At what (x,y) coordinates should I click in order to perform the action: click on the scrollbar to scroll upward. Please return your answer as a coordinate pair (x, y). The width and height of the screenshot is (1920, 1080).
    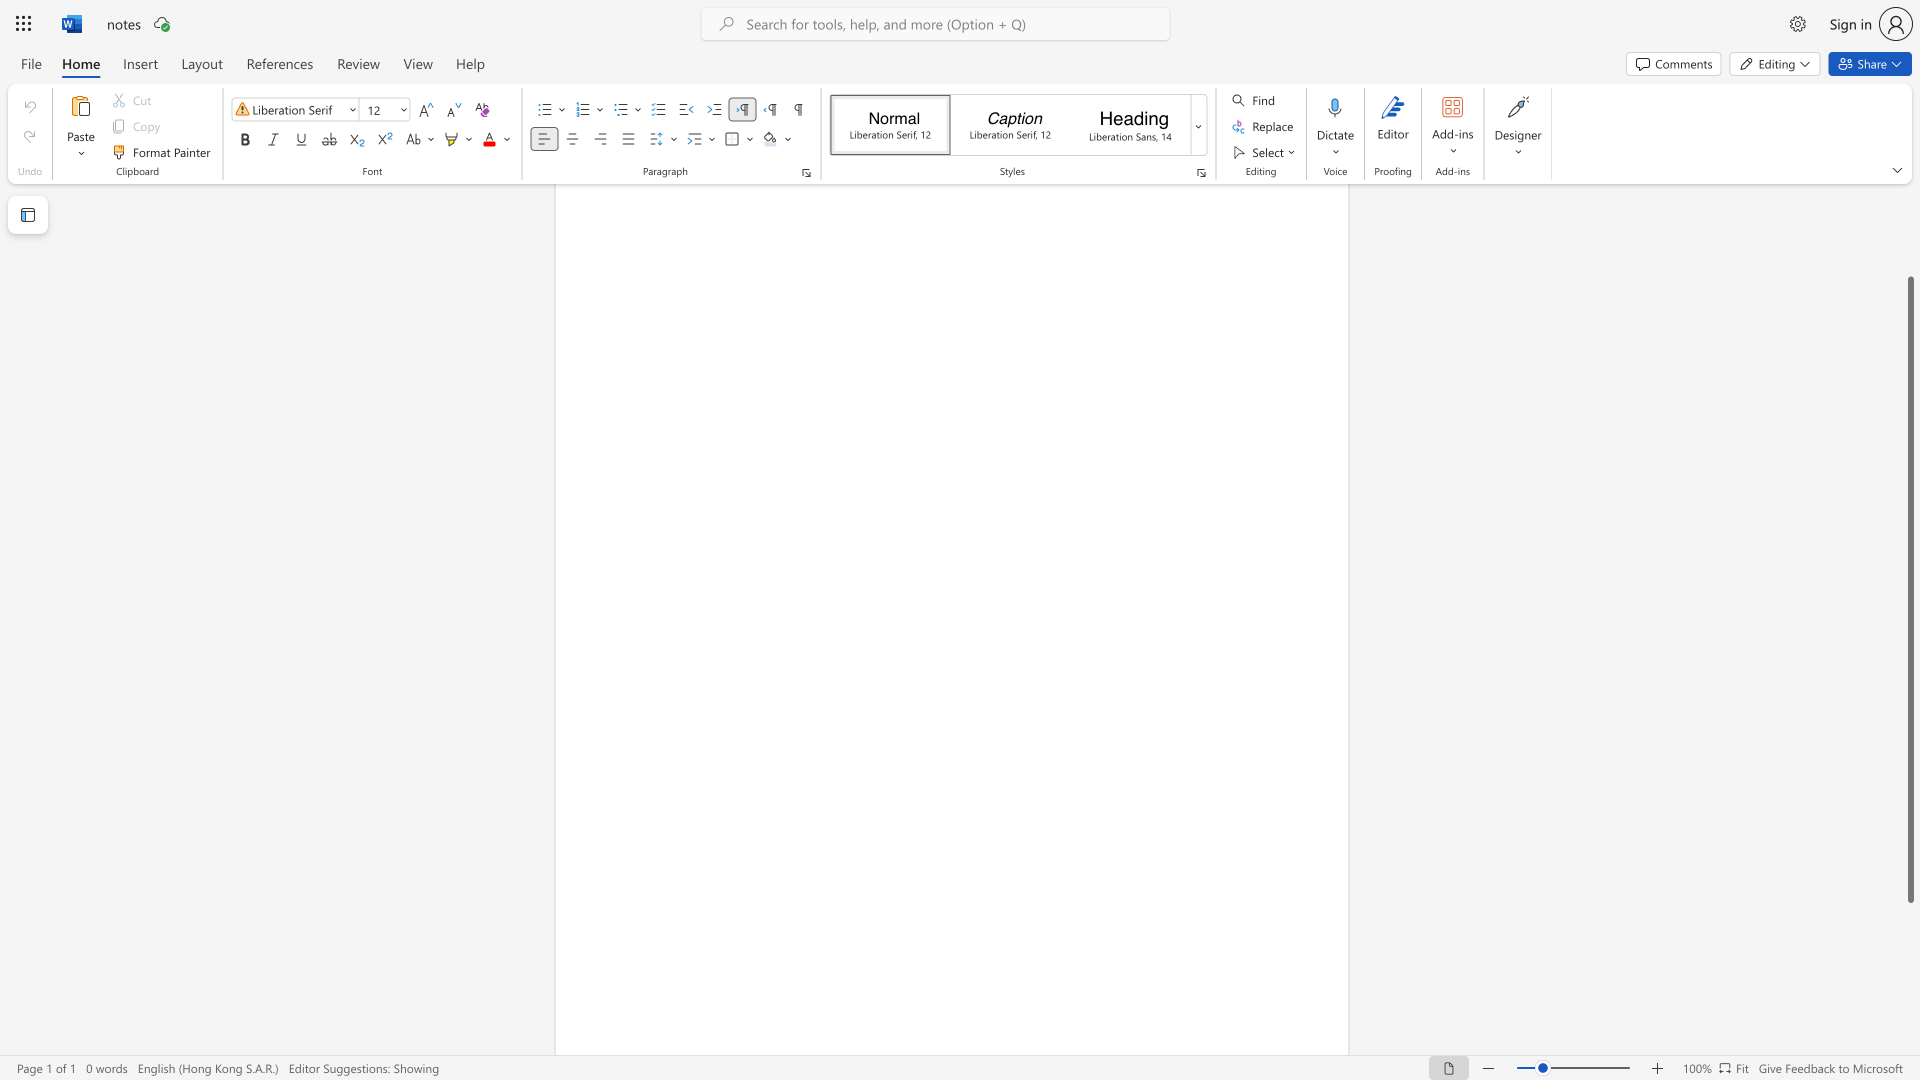
    Looking at the image, I should click on (1909, 249).